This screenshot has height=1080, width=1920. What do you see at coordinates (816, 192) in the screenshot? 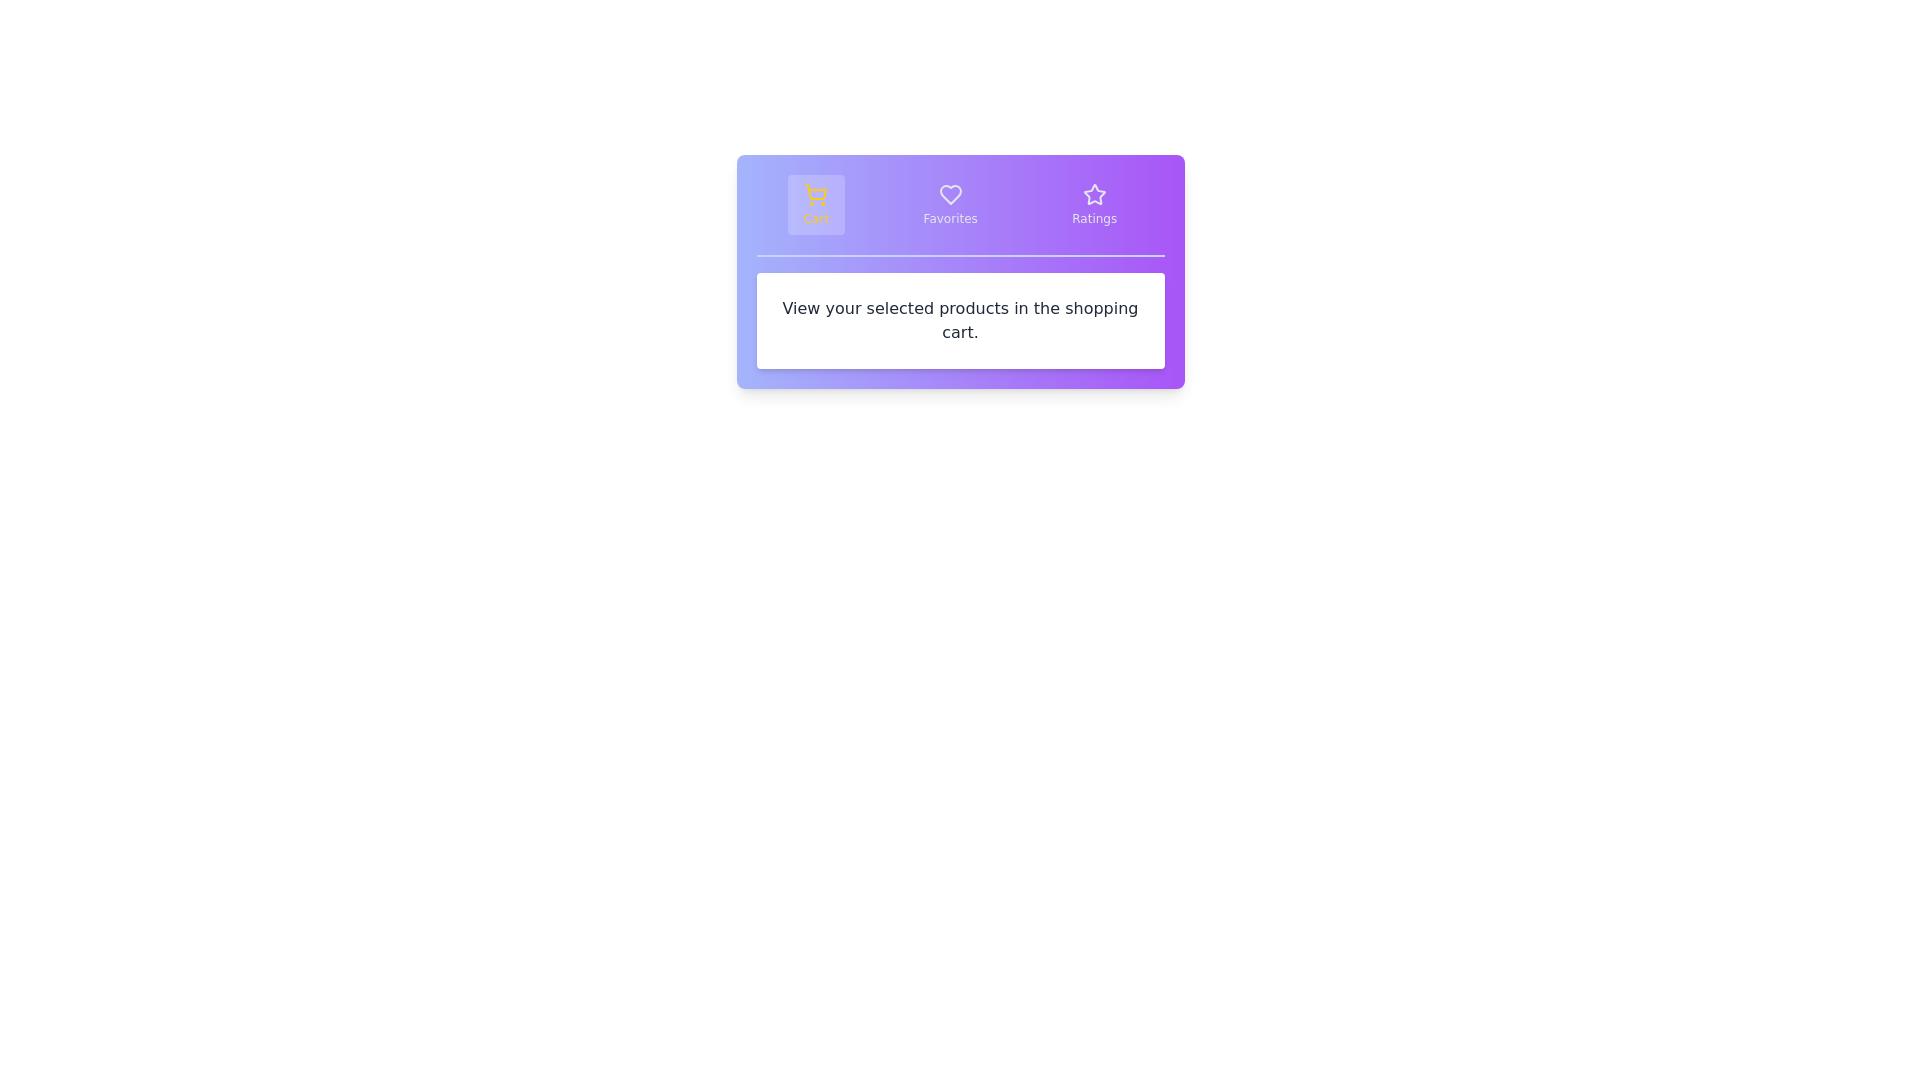
I see `the shopping cart icon in the navigation bar` at bounding box center [816, 192].